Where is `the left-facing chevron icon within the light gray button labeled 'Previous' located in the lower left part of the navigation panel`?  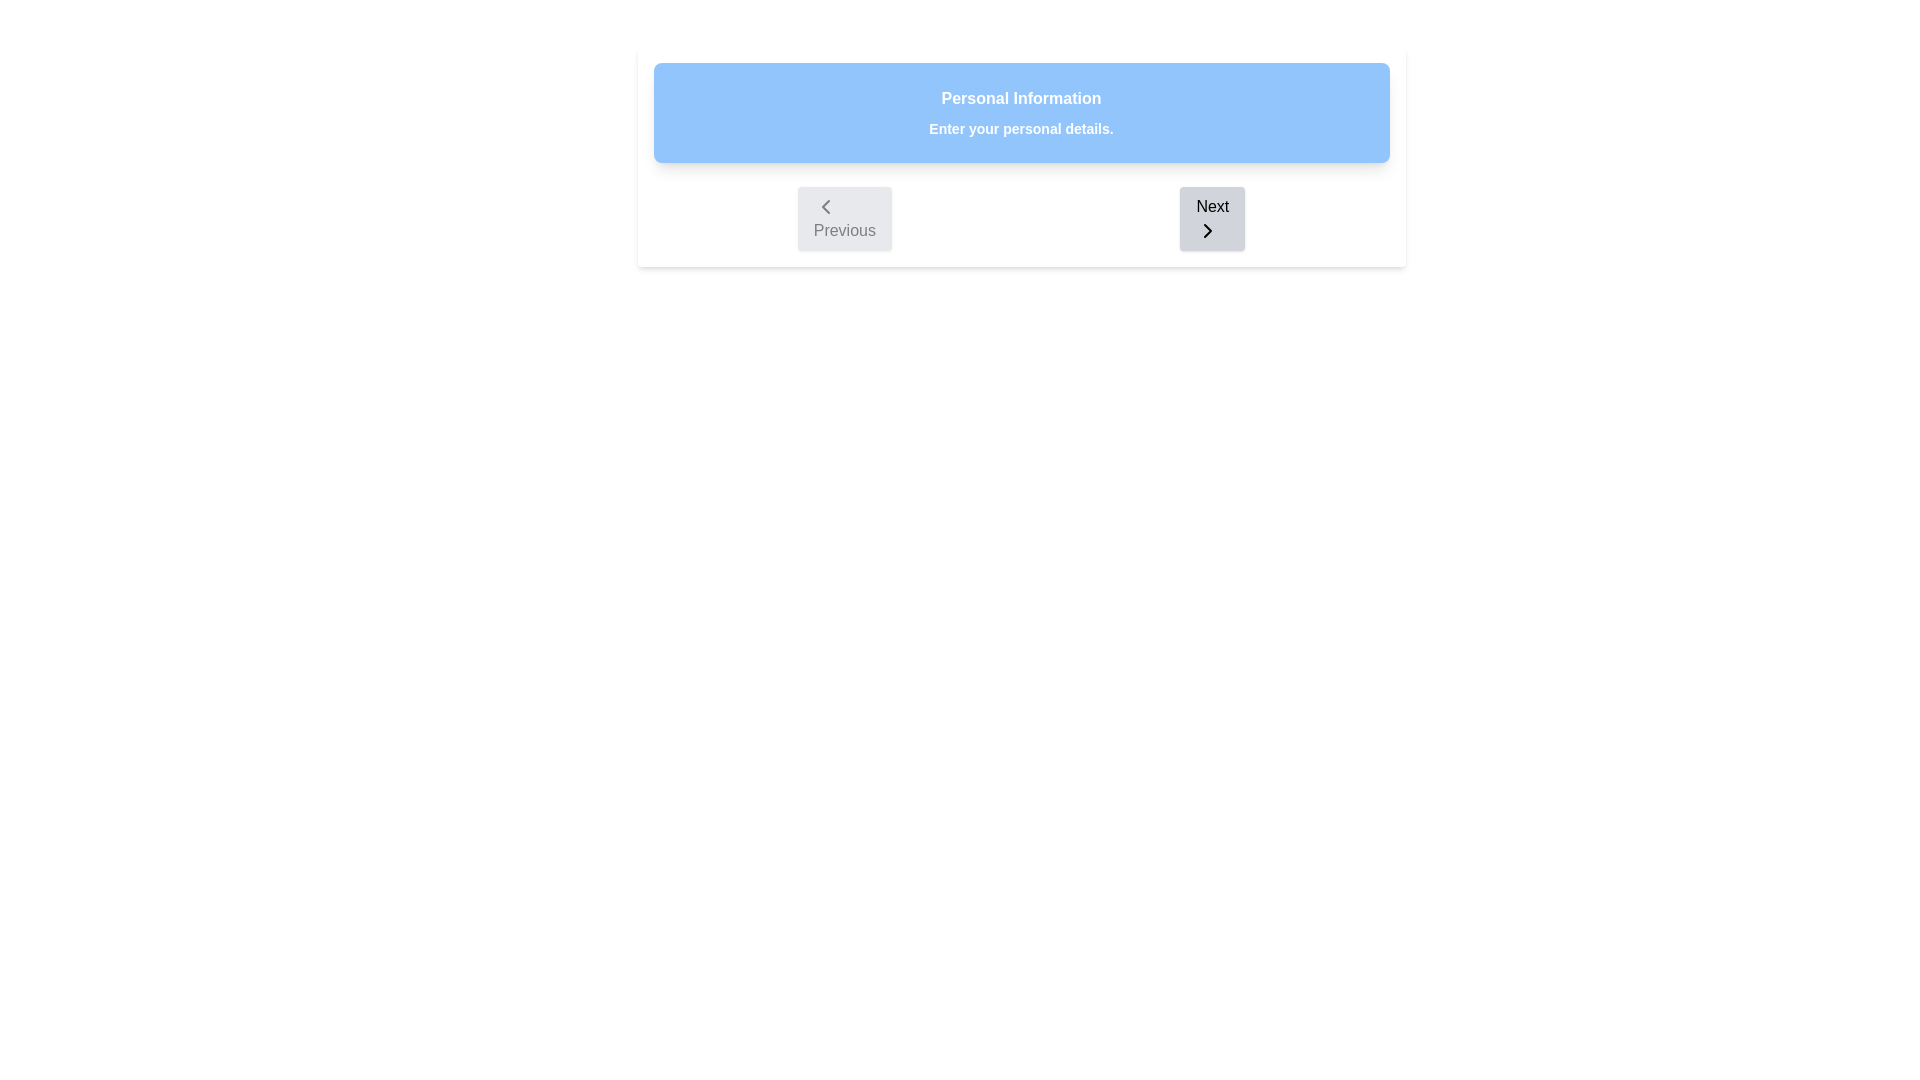 the left-facing chevron icon within the light gray button labeled 'Previous' located in the lower left part of the navigation panel is located at coordinates (825, 207).